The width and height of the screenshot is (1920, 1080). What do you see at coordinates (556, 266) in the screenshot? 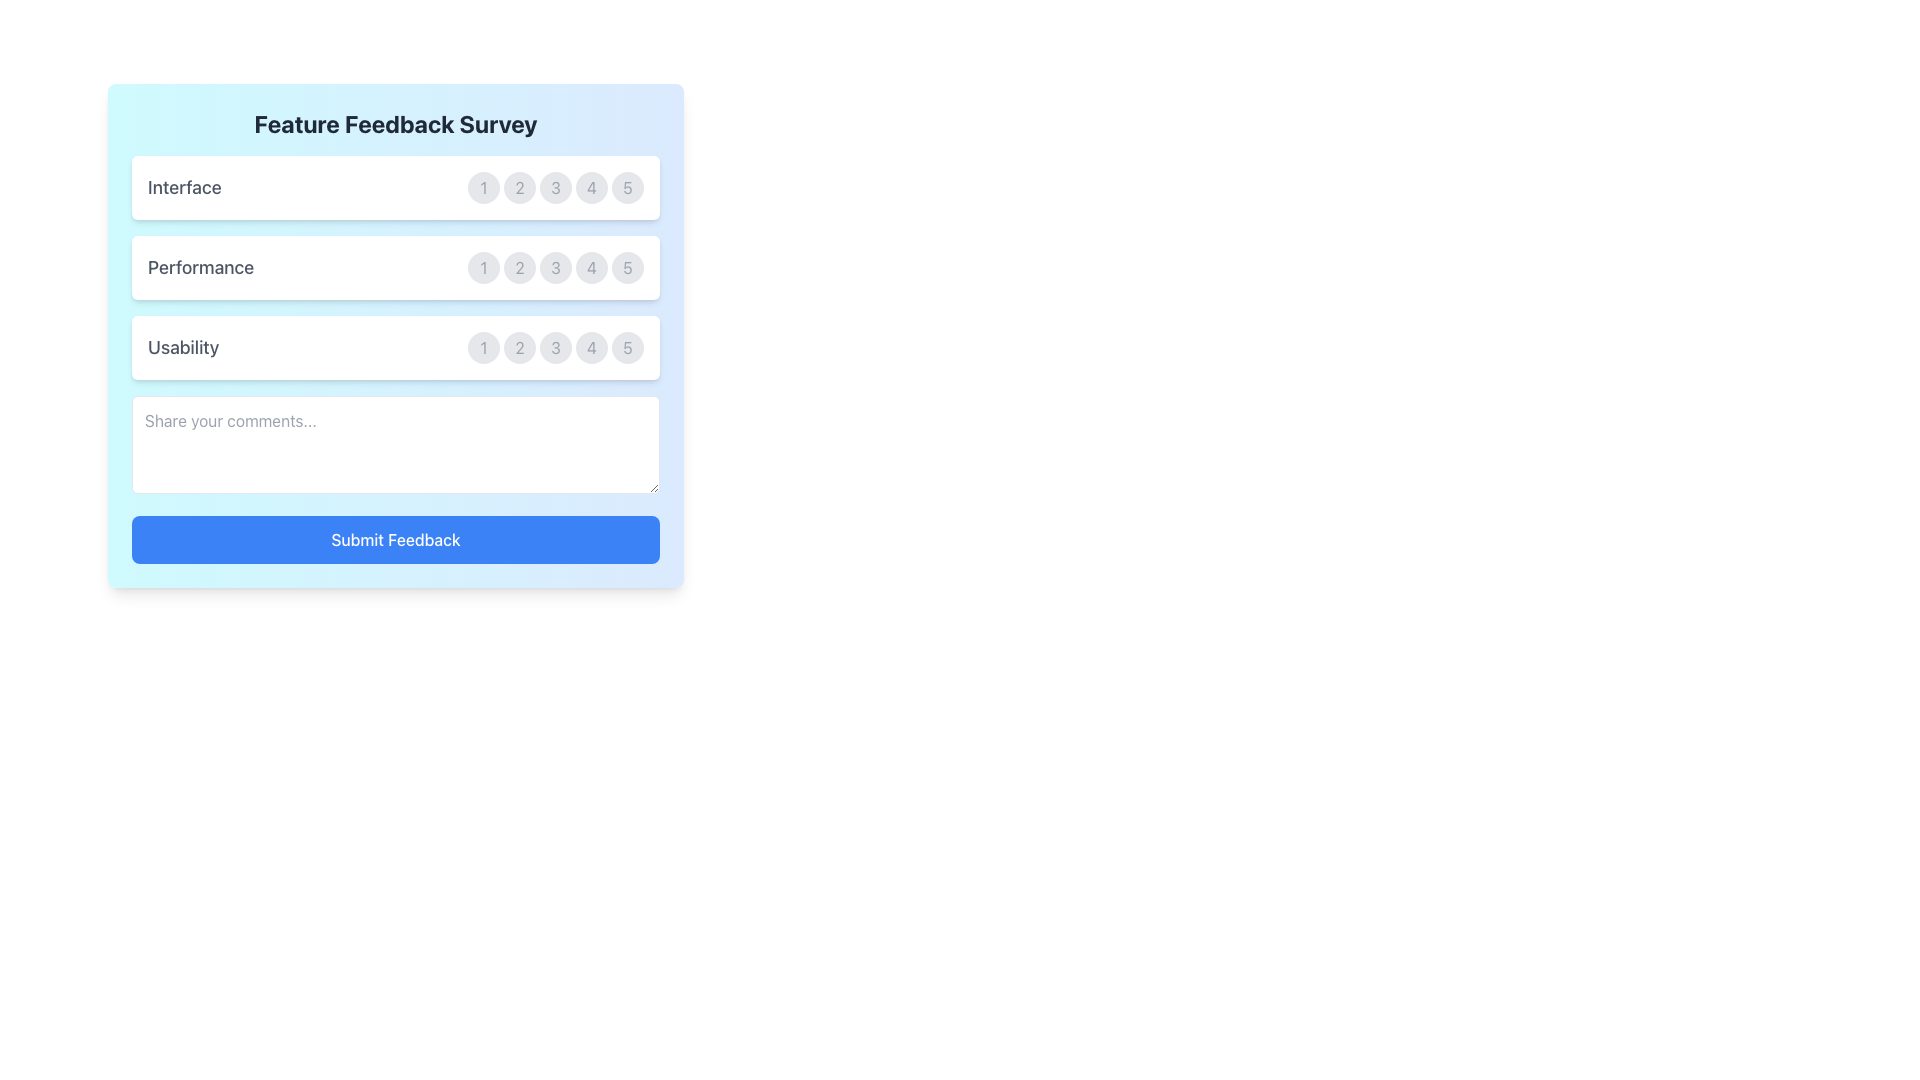
I see `the circular button labeled with the number '3' which is part of the row under the 'Performance' header` at bounding box center [556, 266].